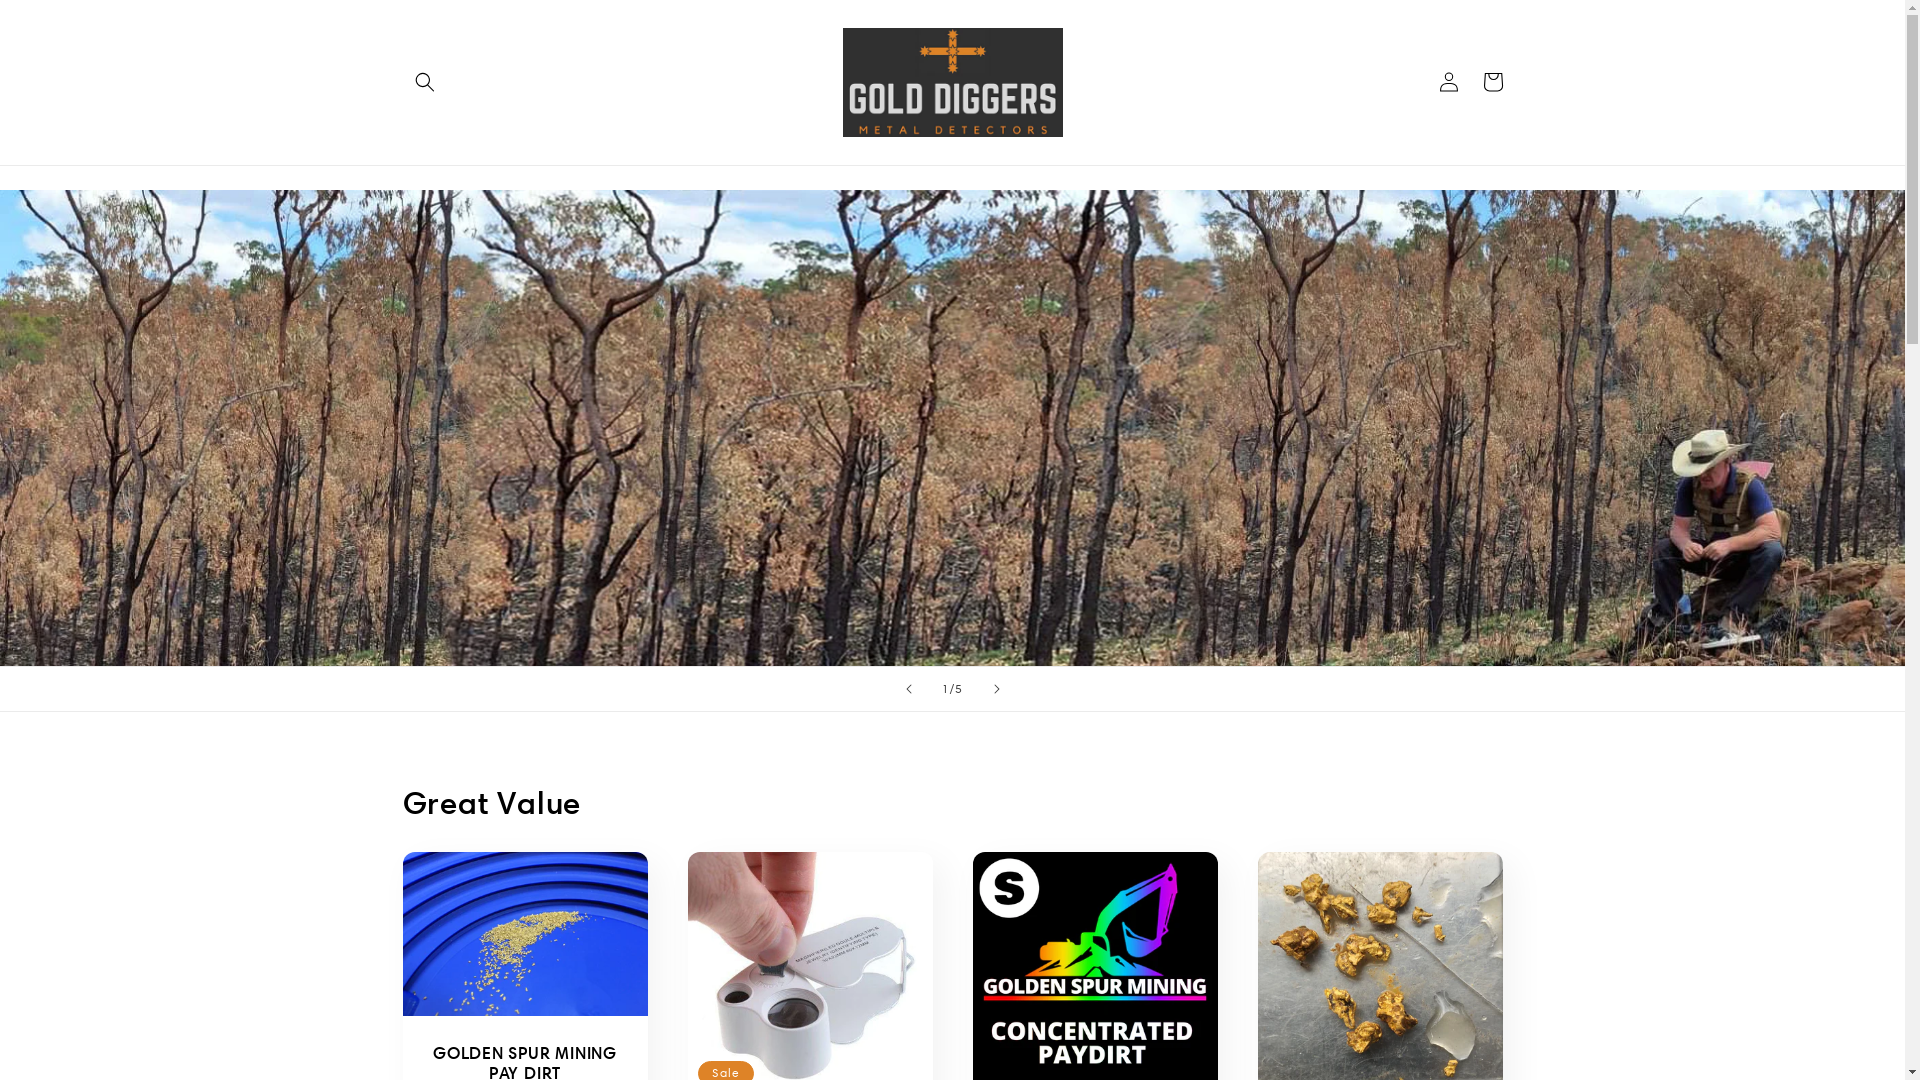 This screenshot has height=1080, width=1920. What do you see at coordinates (1448, 80) in the screenshot?
I see `'Log in'` at bounding box center [1448, 80].